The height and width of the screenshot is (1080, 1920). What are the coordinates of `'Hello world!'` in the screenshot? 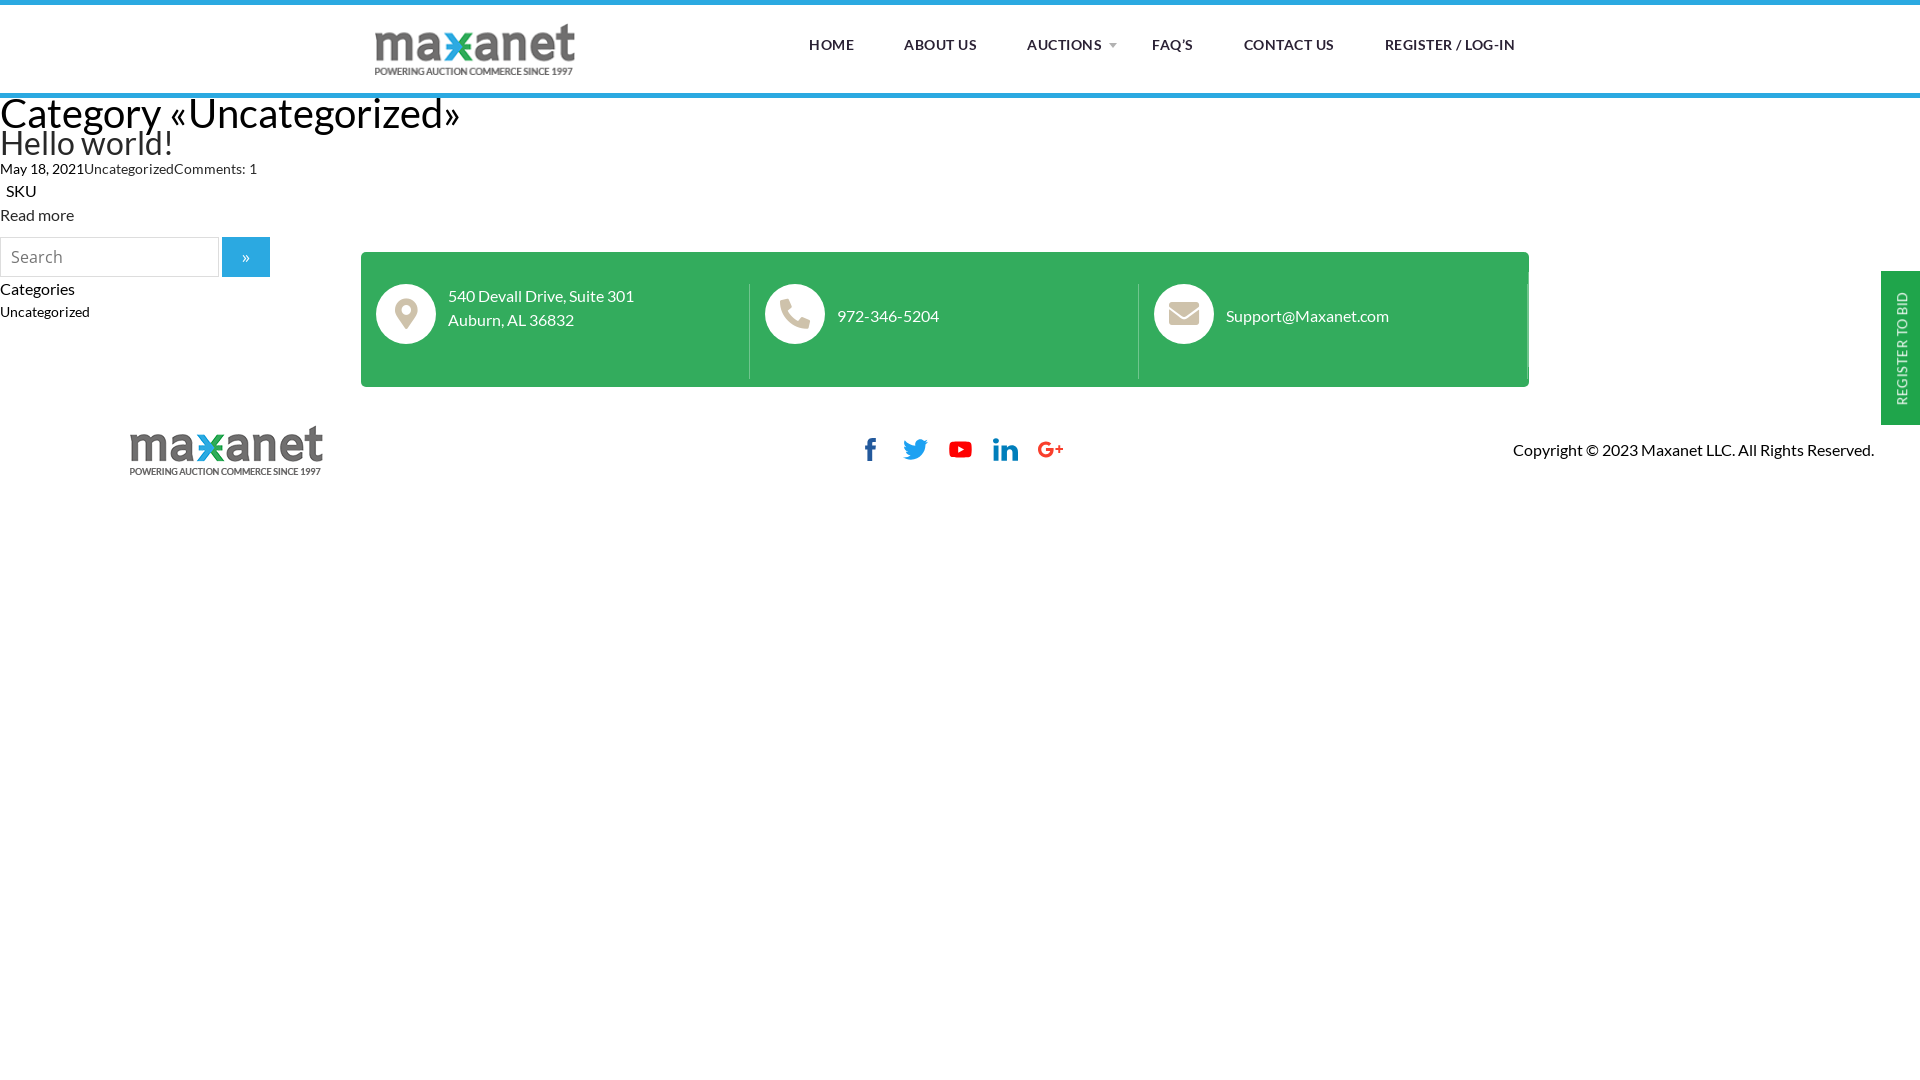 It's located at (85, 141).